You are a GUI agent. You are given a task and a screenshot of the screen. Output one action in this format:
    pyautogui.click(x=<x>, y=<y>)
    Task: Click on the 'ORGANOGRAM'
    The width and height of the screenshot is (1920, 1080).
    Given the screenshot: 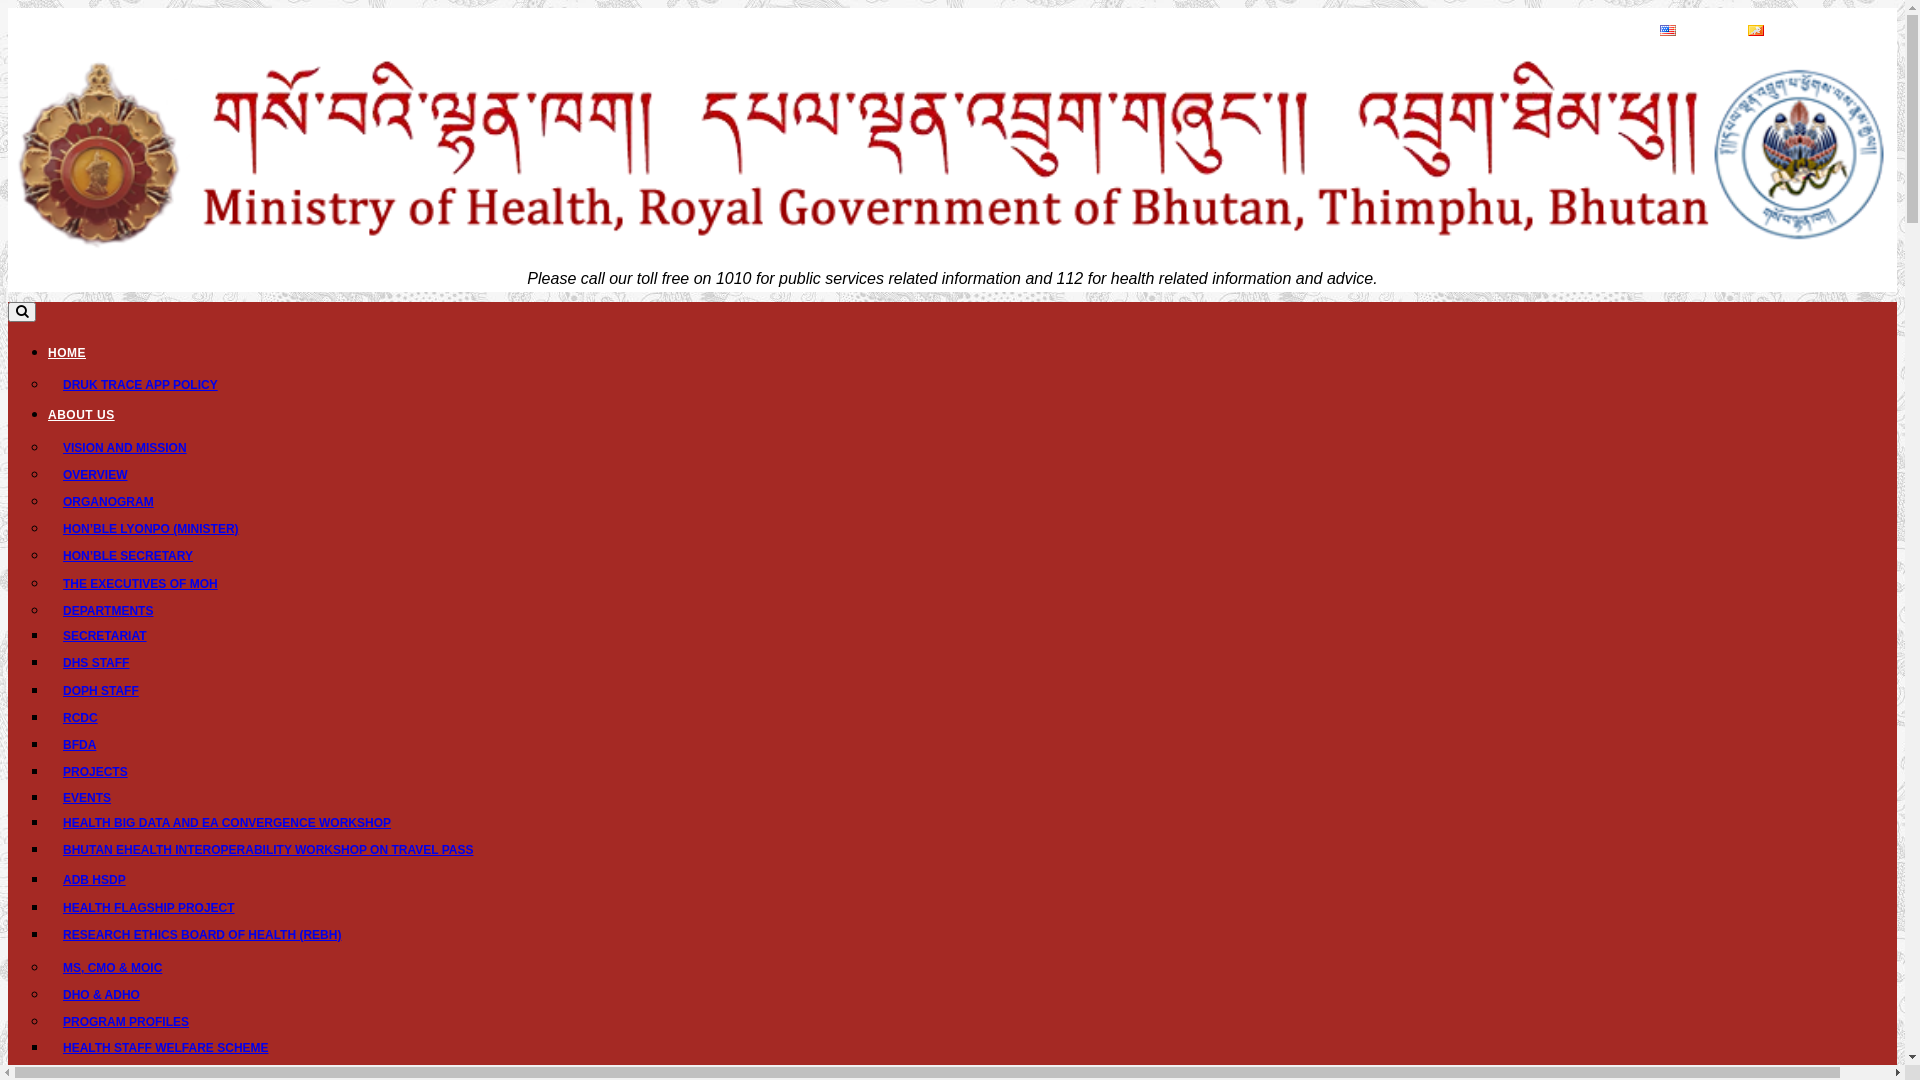 What is the action you would take?
    pyautogui.click(x=107, y=500)
    